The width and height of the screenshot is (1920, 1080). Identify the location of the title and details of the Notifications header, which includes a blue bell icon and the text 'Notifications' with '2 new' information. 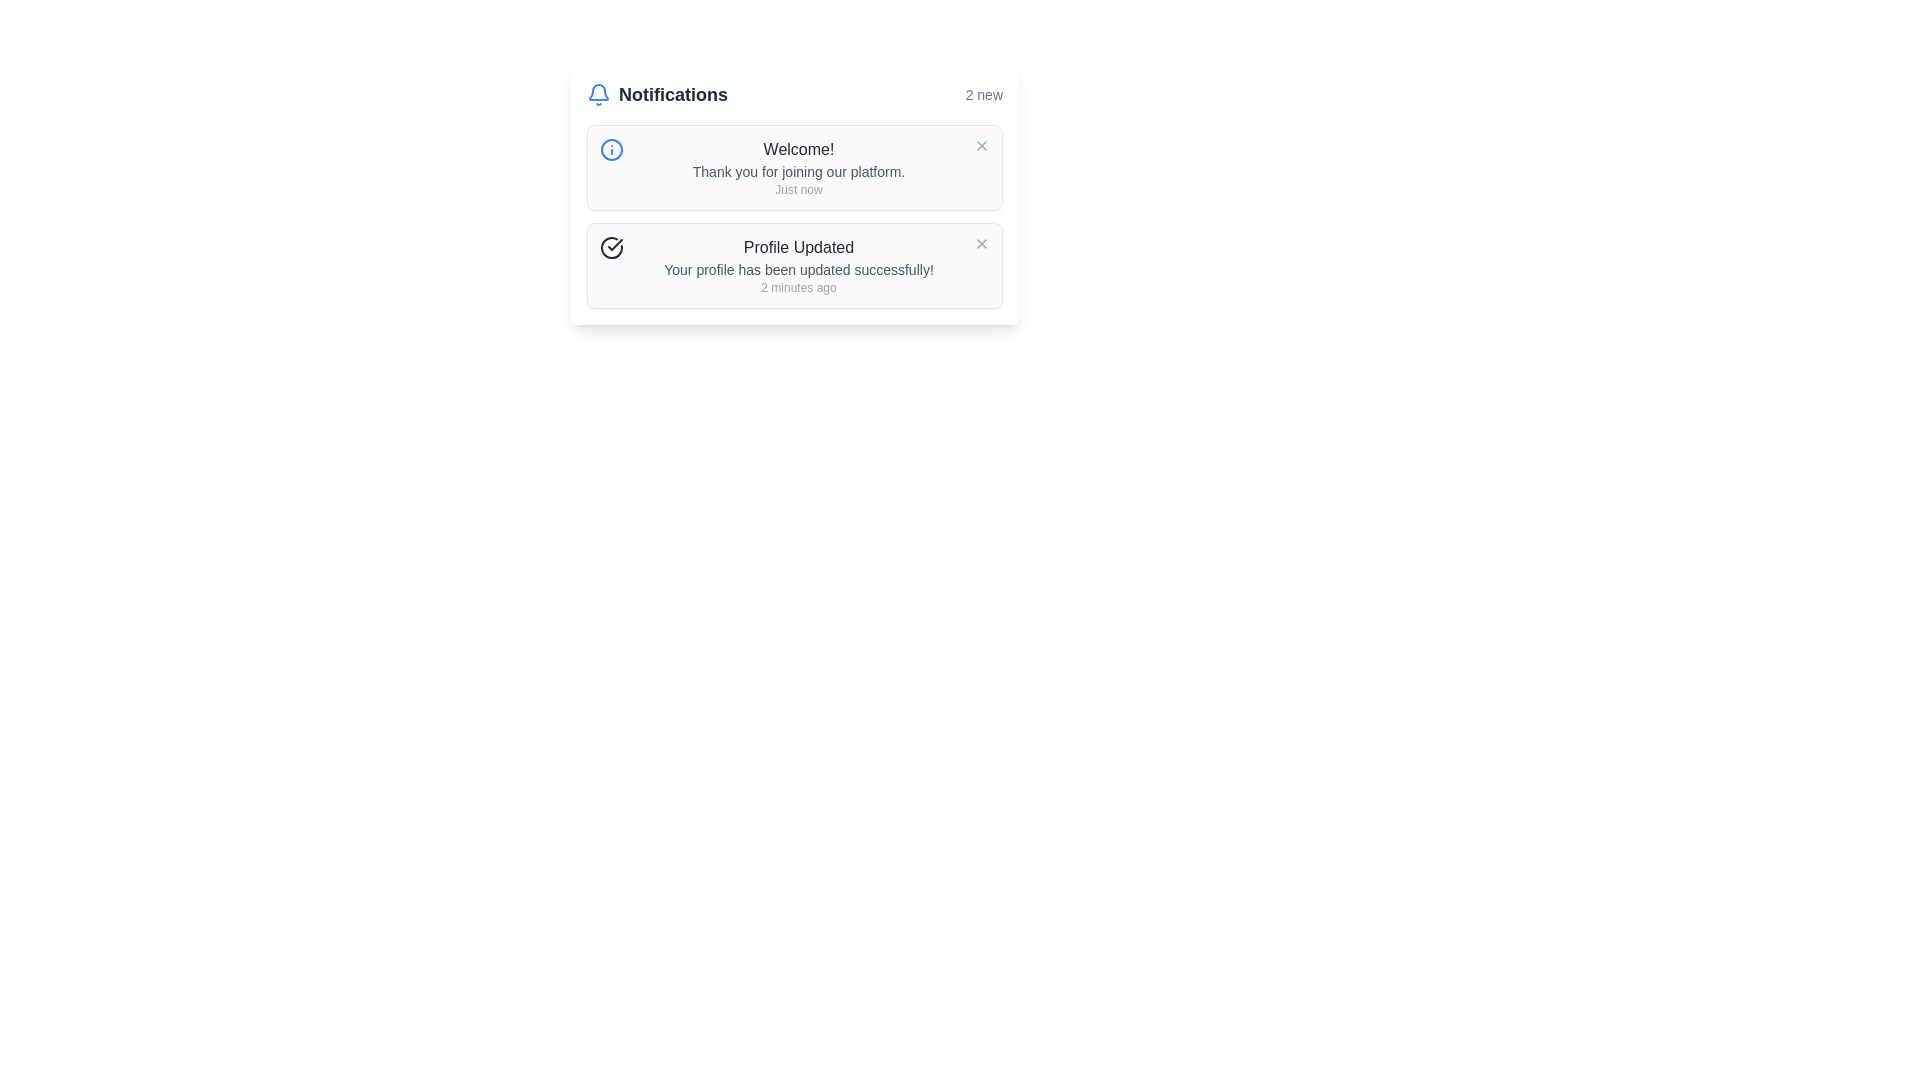
(794, 95).